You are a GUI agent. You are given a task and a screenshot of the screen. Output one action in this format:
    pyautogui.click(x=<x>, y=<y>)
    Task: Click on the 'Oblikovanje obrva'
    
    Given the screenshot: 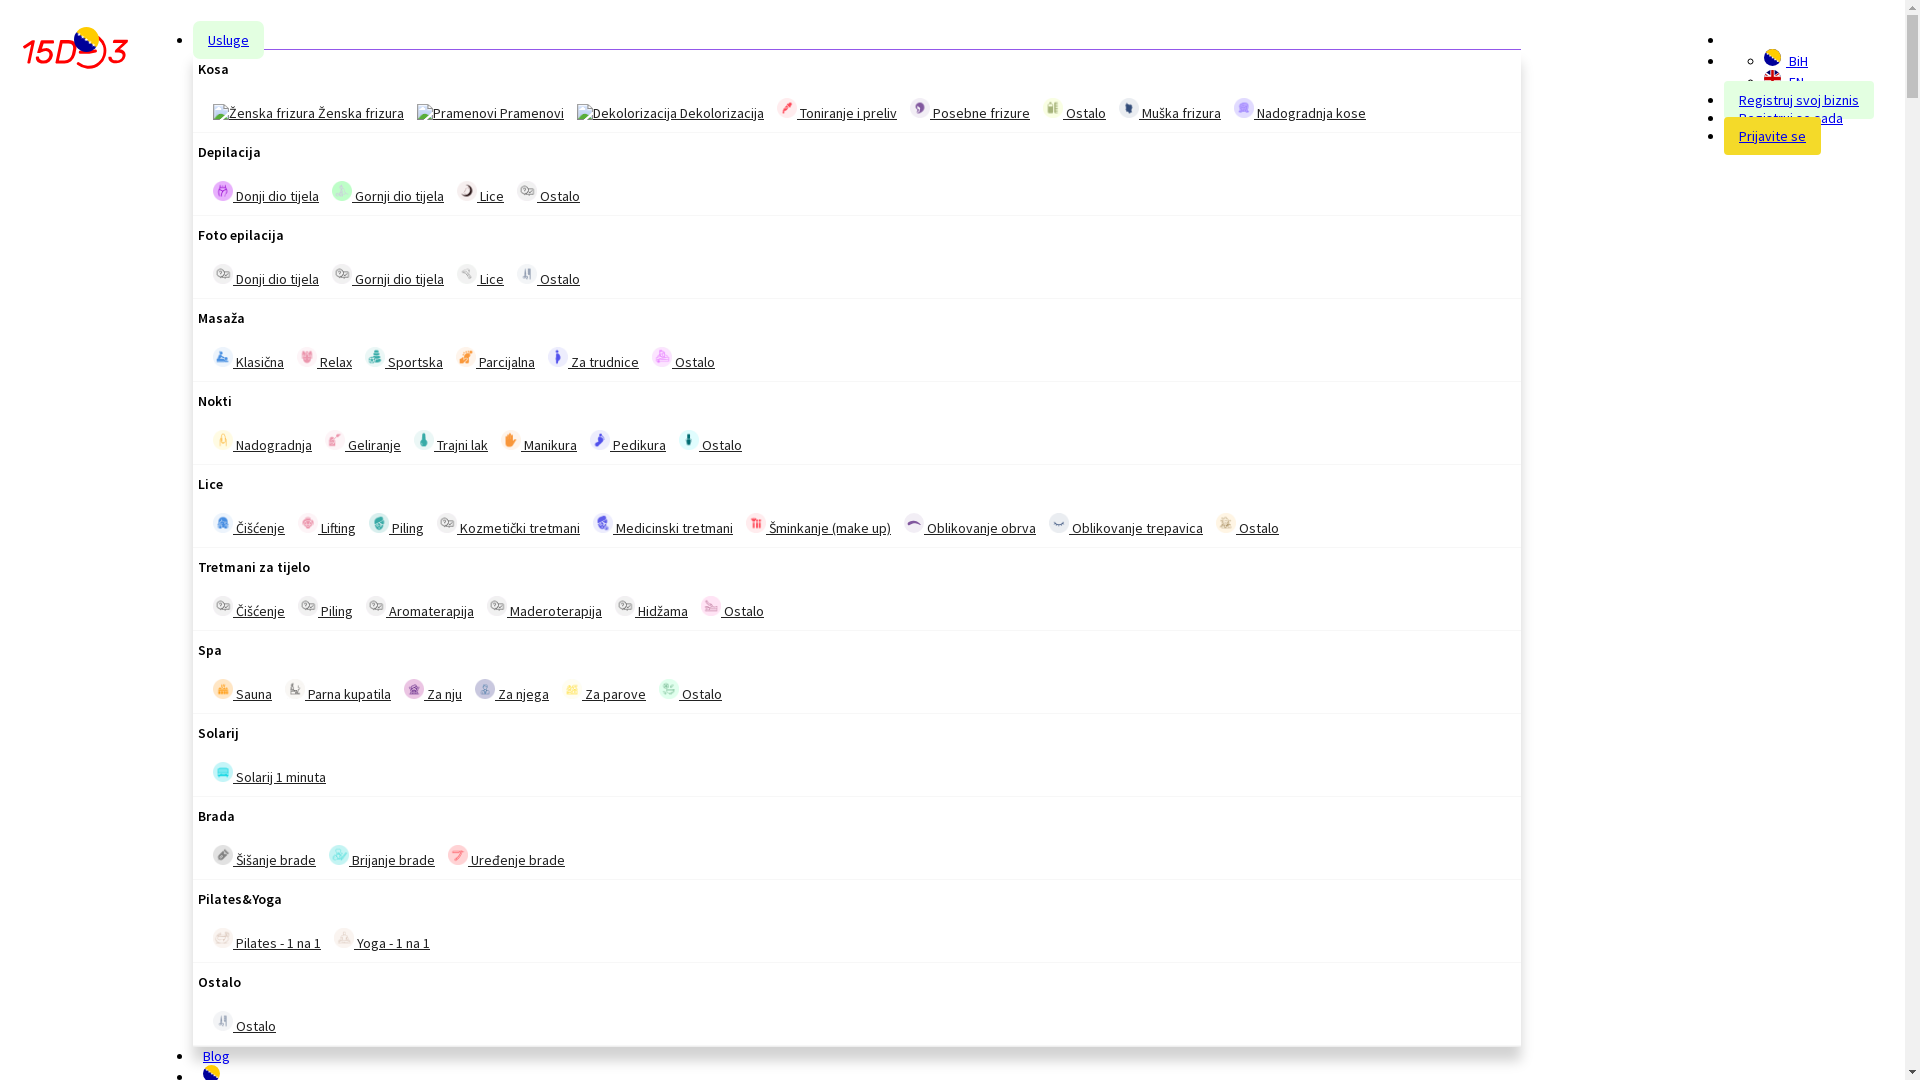 What is the action you would take?
    pyautogui.click(x=969, y=523)
    